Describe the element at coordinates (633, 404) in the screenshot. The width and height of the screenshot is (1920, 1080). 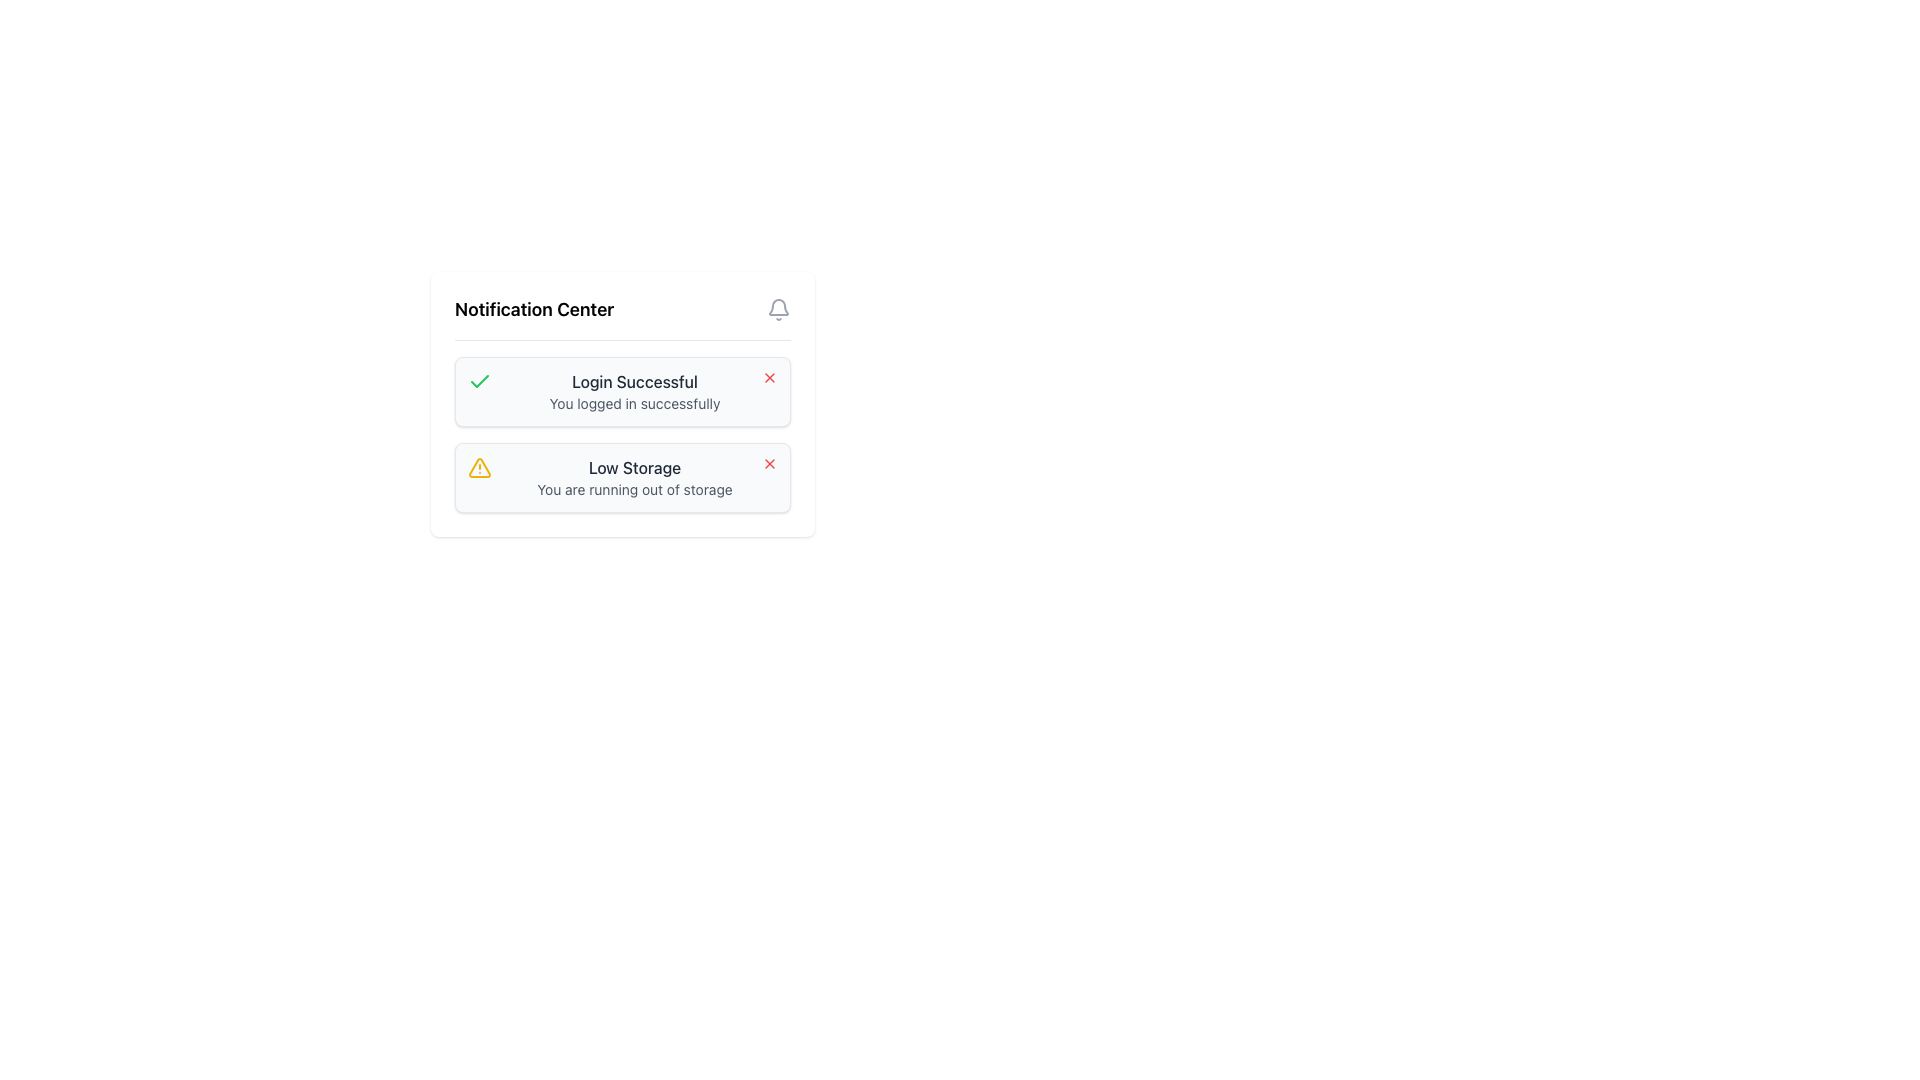
I see `the text label displaying 'You logged in successfully', which is located below the title 'Login Successful' within the notification card in the center of the interface` at that location.